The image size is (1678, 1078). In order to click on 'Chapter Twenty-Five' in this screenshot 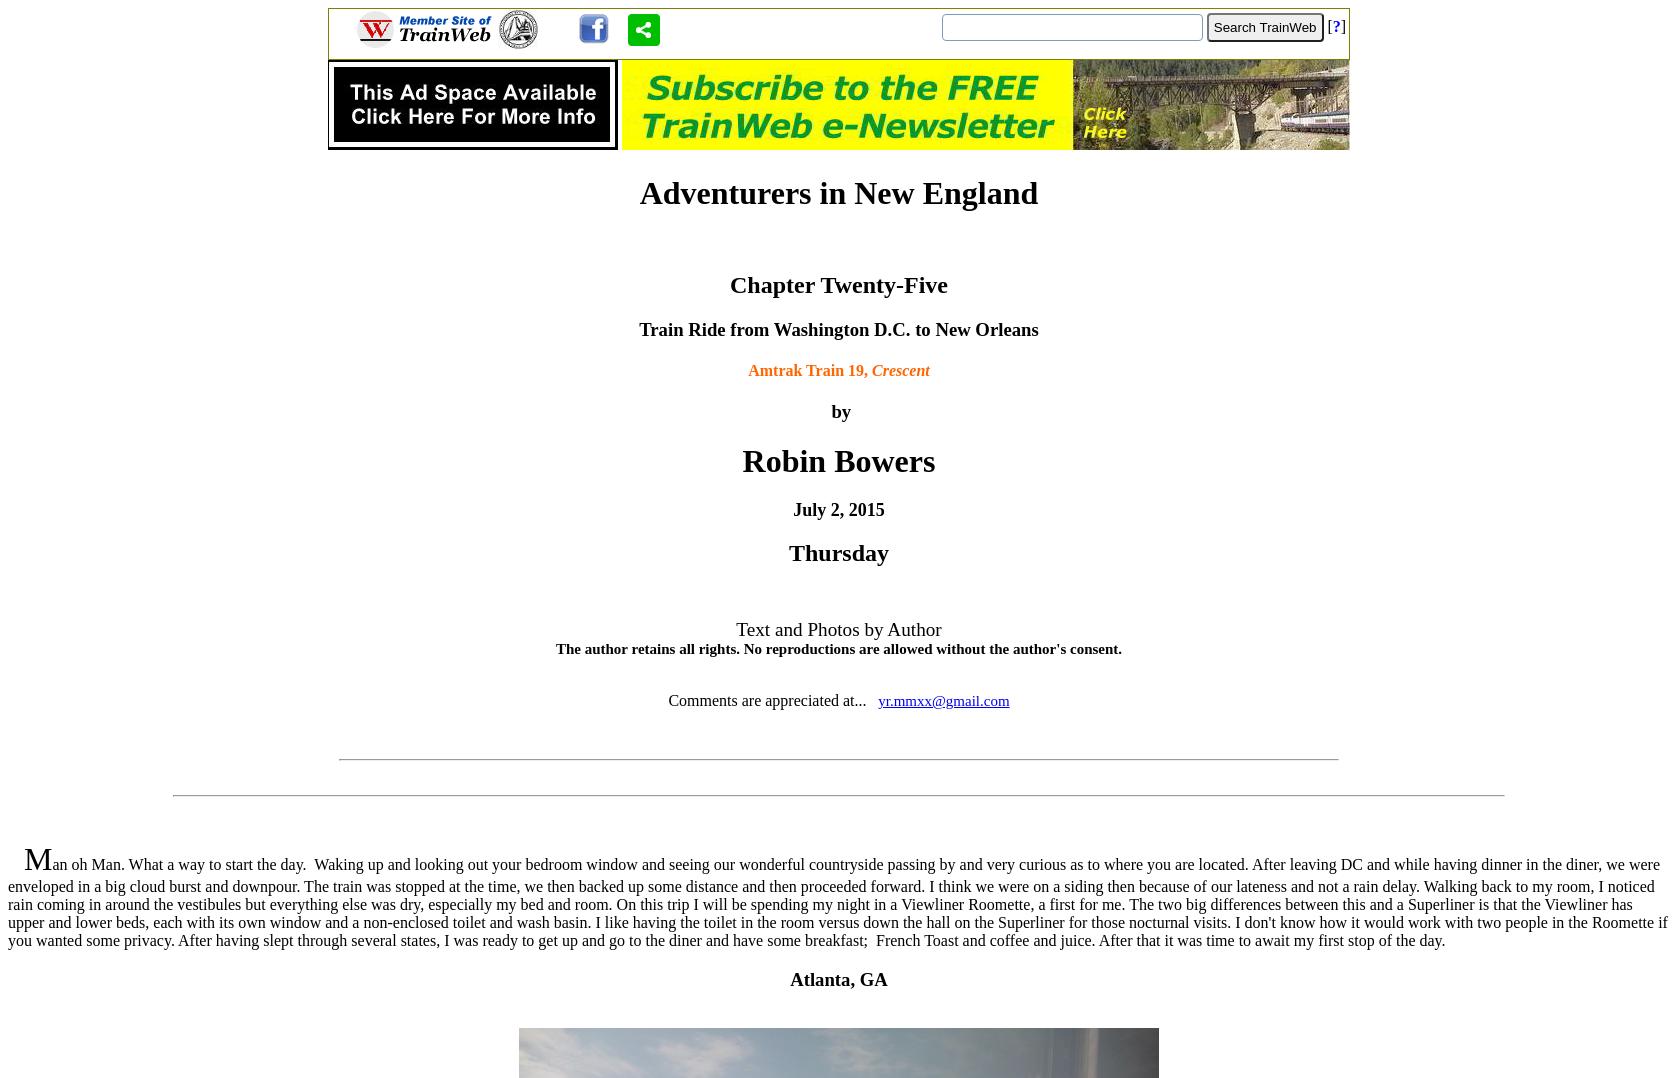, I will do `click(837, 284)`.